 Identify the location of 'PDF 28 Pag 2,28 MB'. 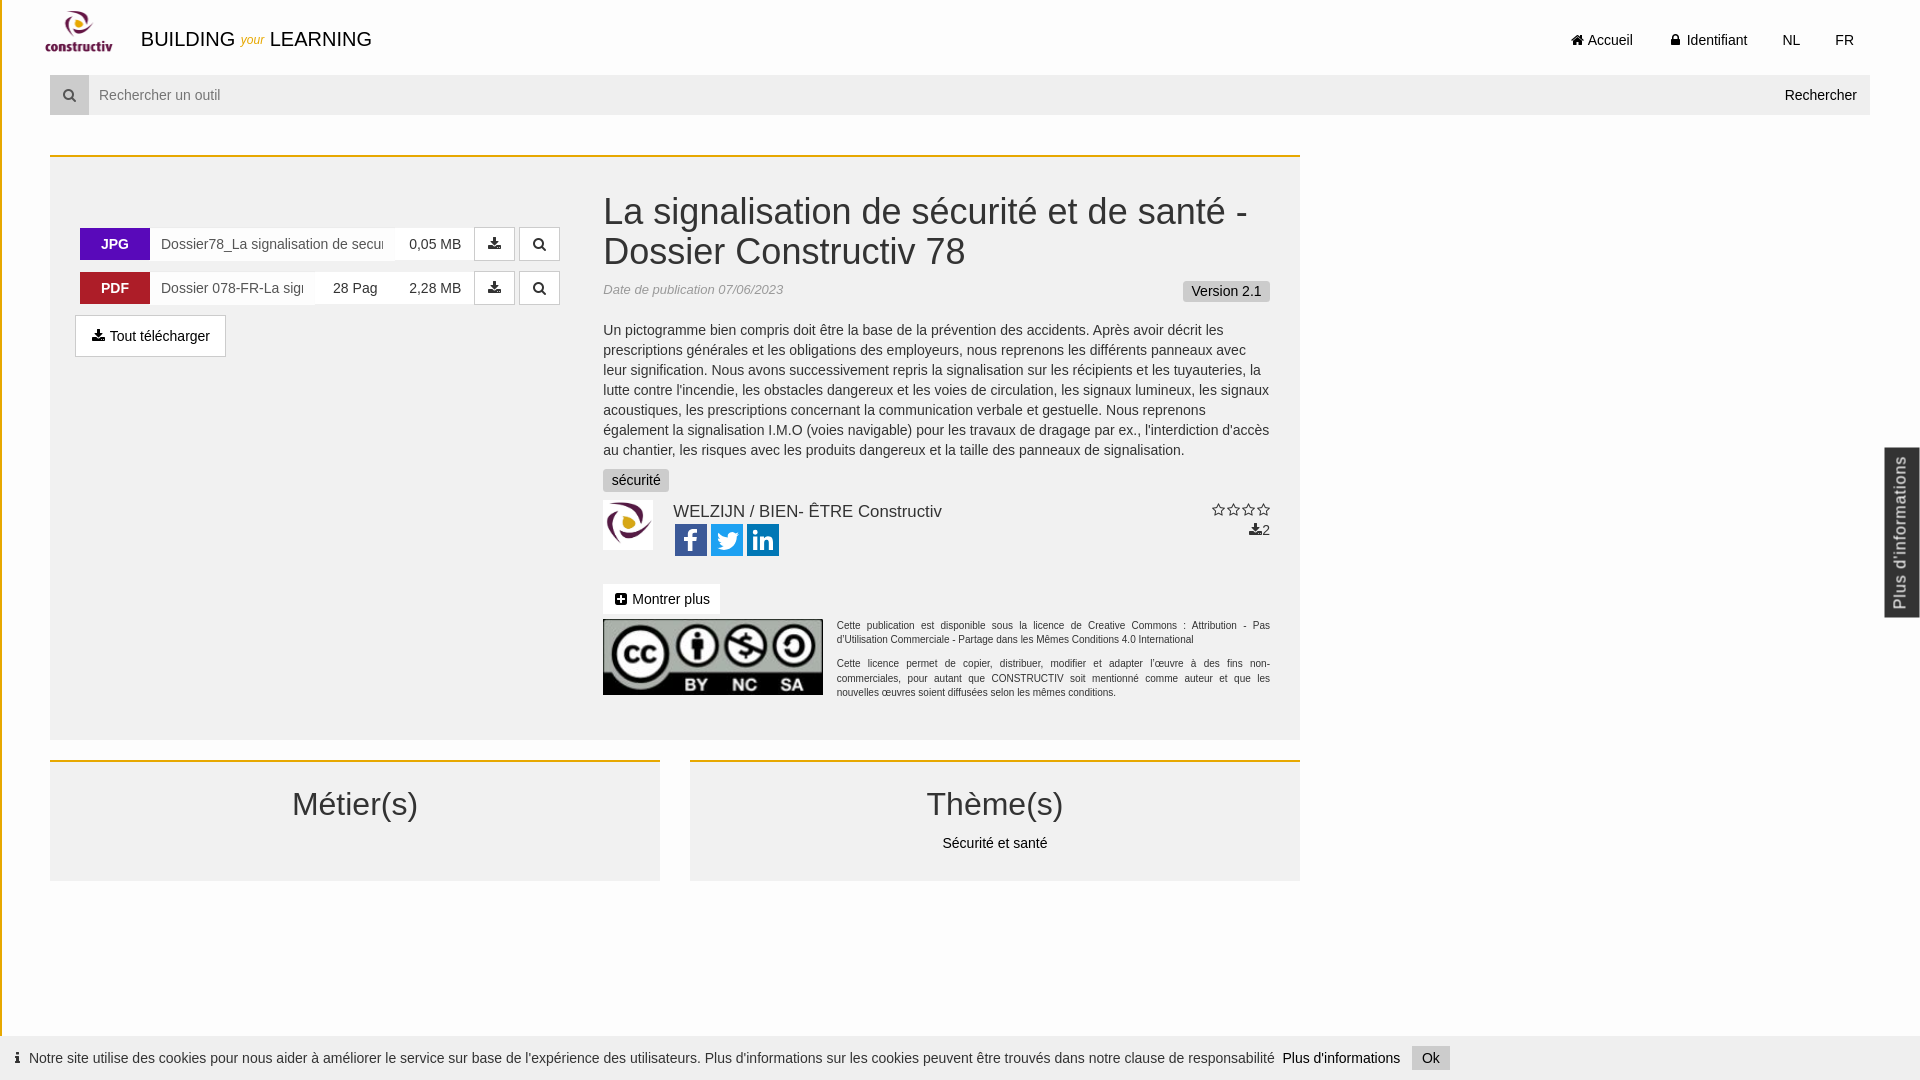
(296, 288).